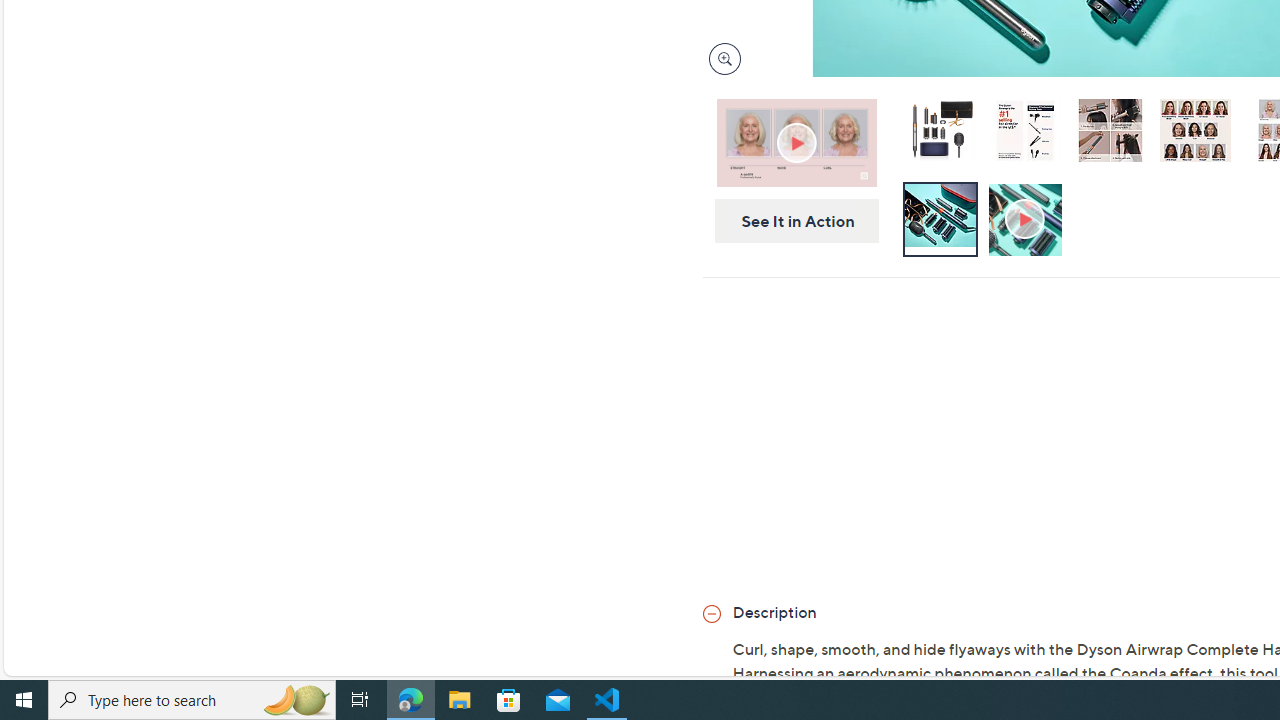 This screenshot has height=720, width=1280. I want to click on 'Magnify Image', so click(723, 57).